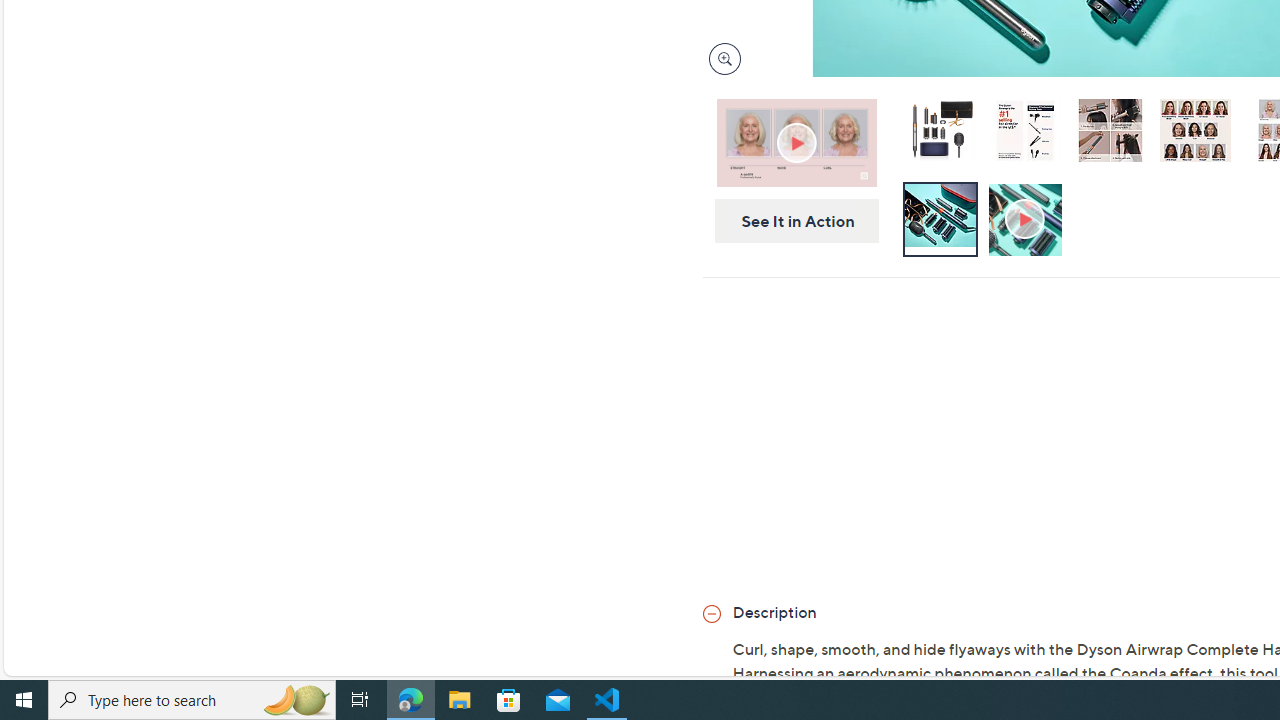 This screenshot has height=720, width=1280. I want to click on 'Magnify Image', so click(723, 57).